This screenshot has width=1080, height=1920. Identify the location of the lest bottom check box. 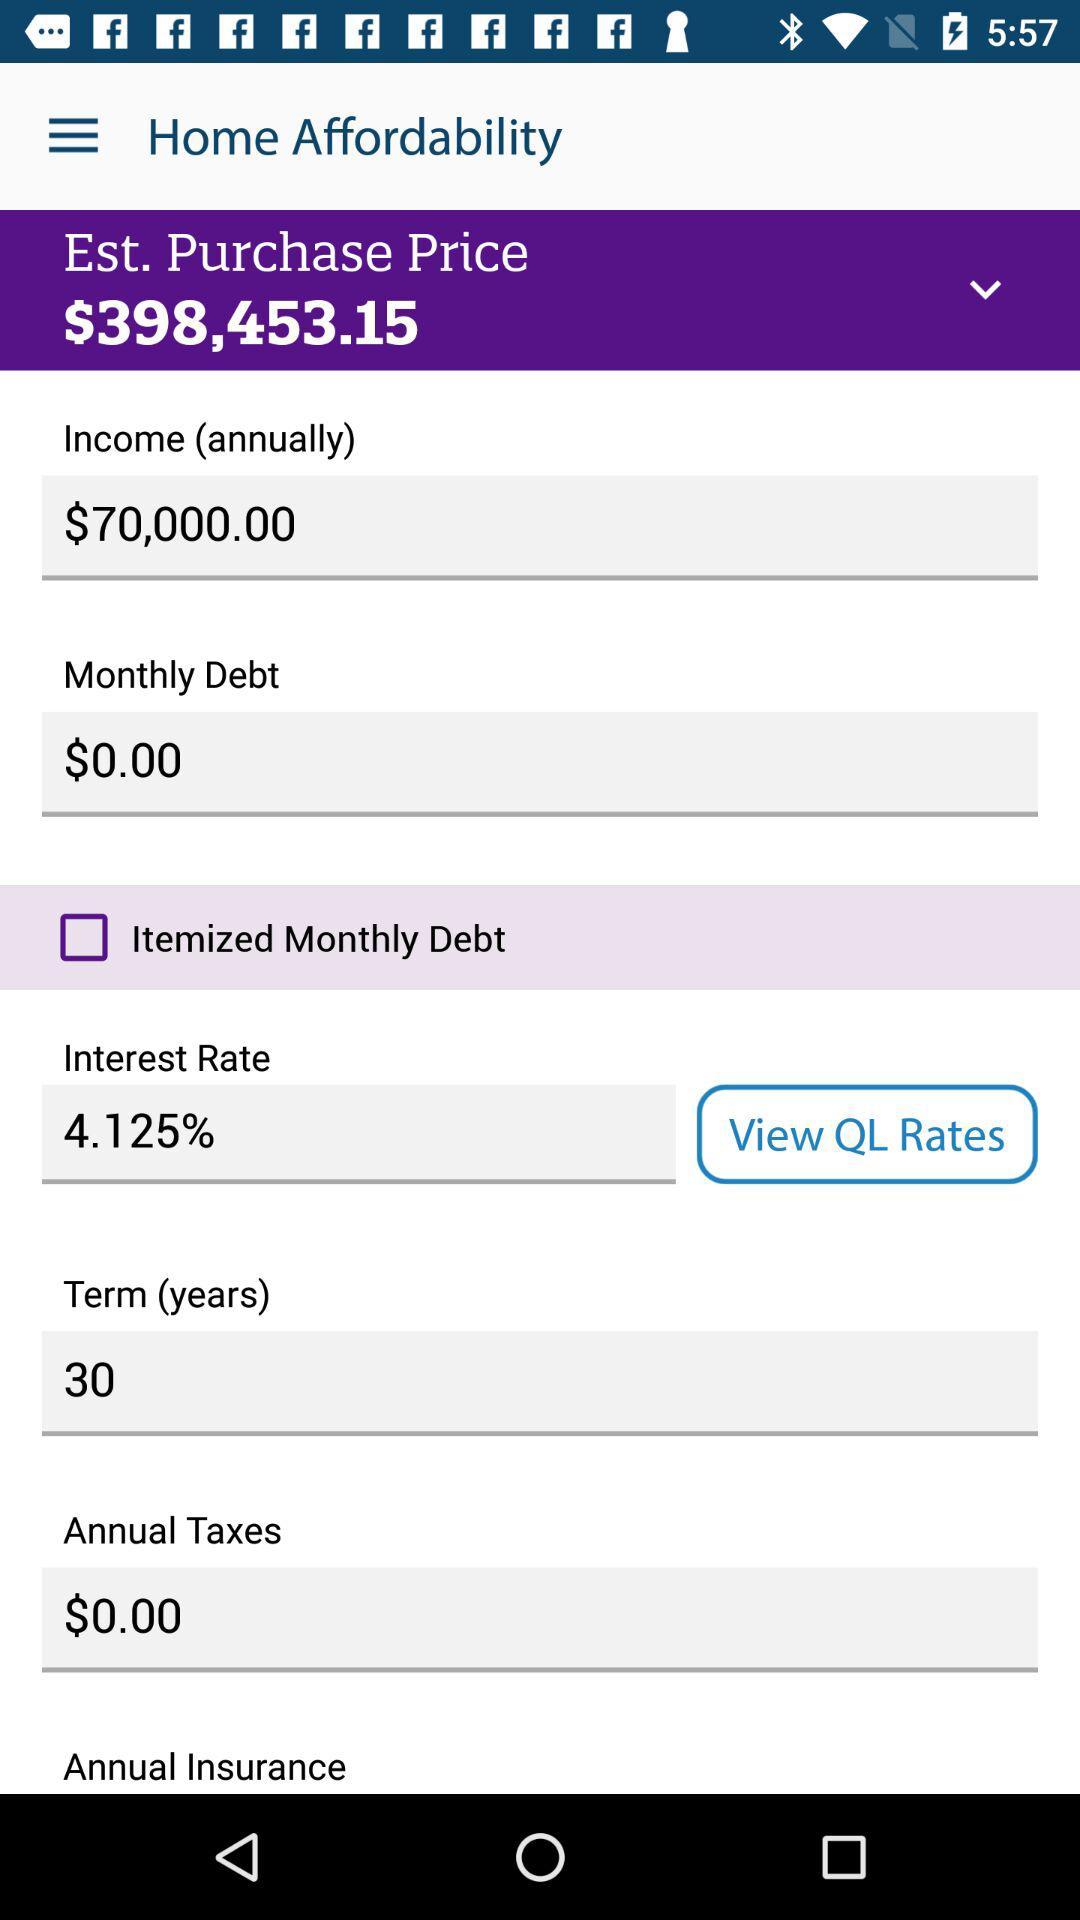
(83, 936).